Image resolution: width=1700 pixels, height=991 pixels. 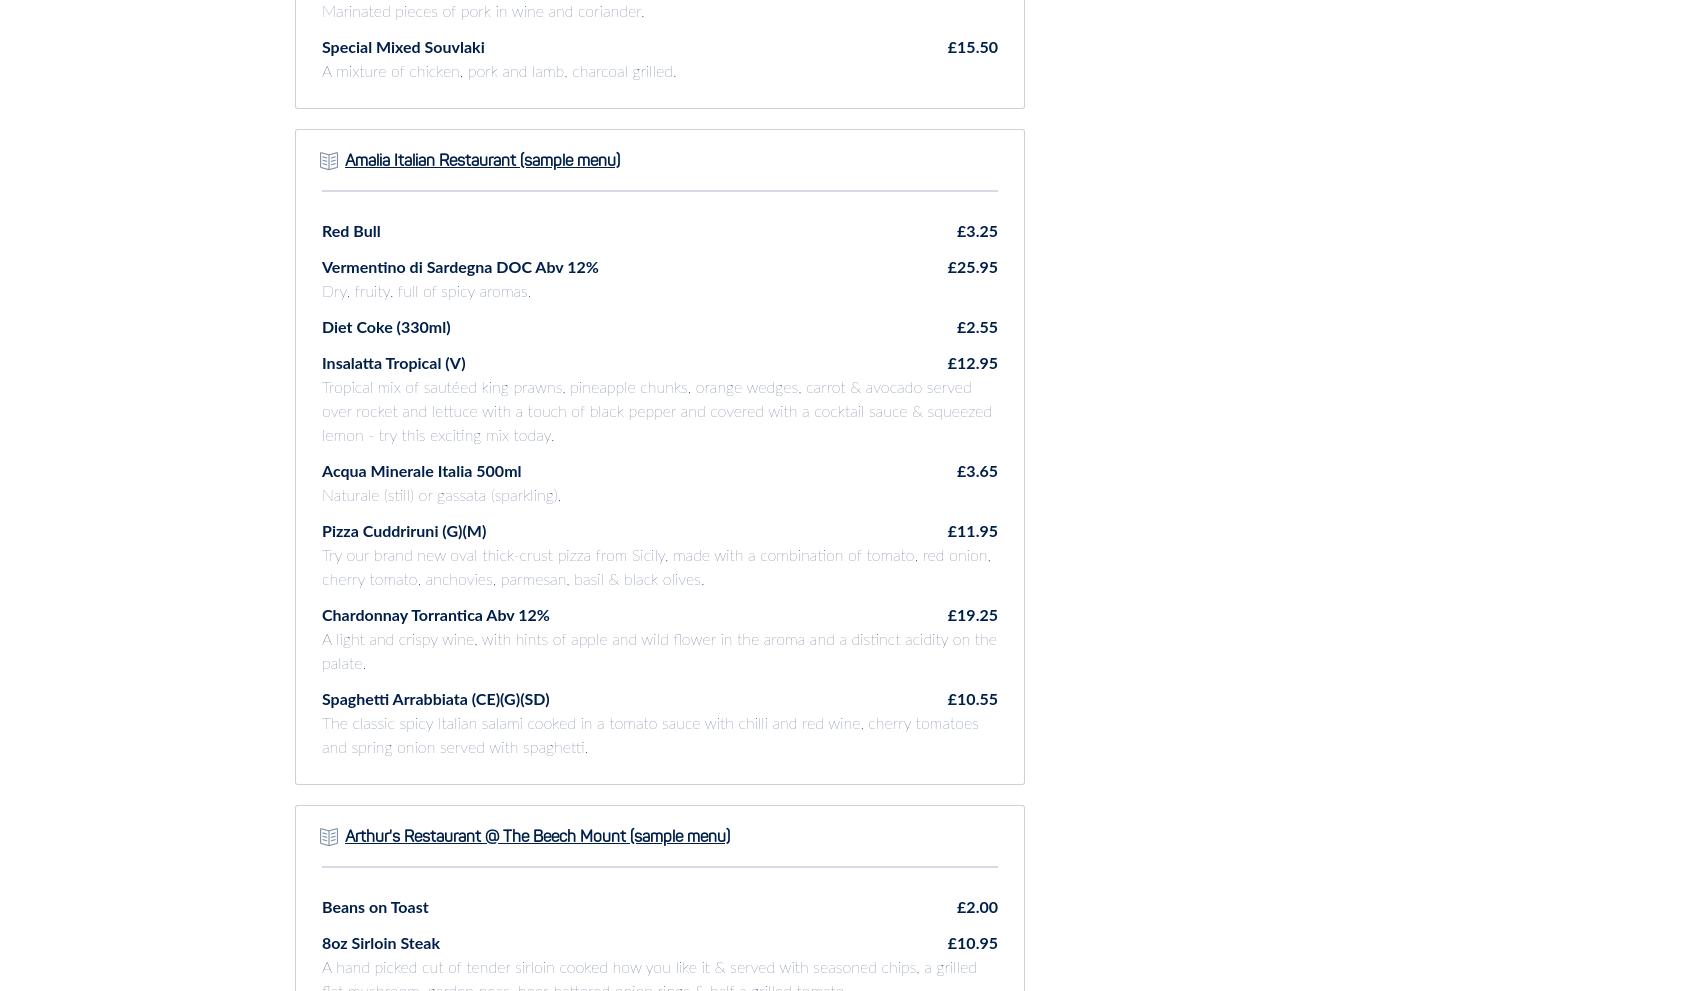 I want to click on '£15.50', so click(x=971, y=46).